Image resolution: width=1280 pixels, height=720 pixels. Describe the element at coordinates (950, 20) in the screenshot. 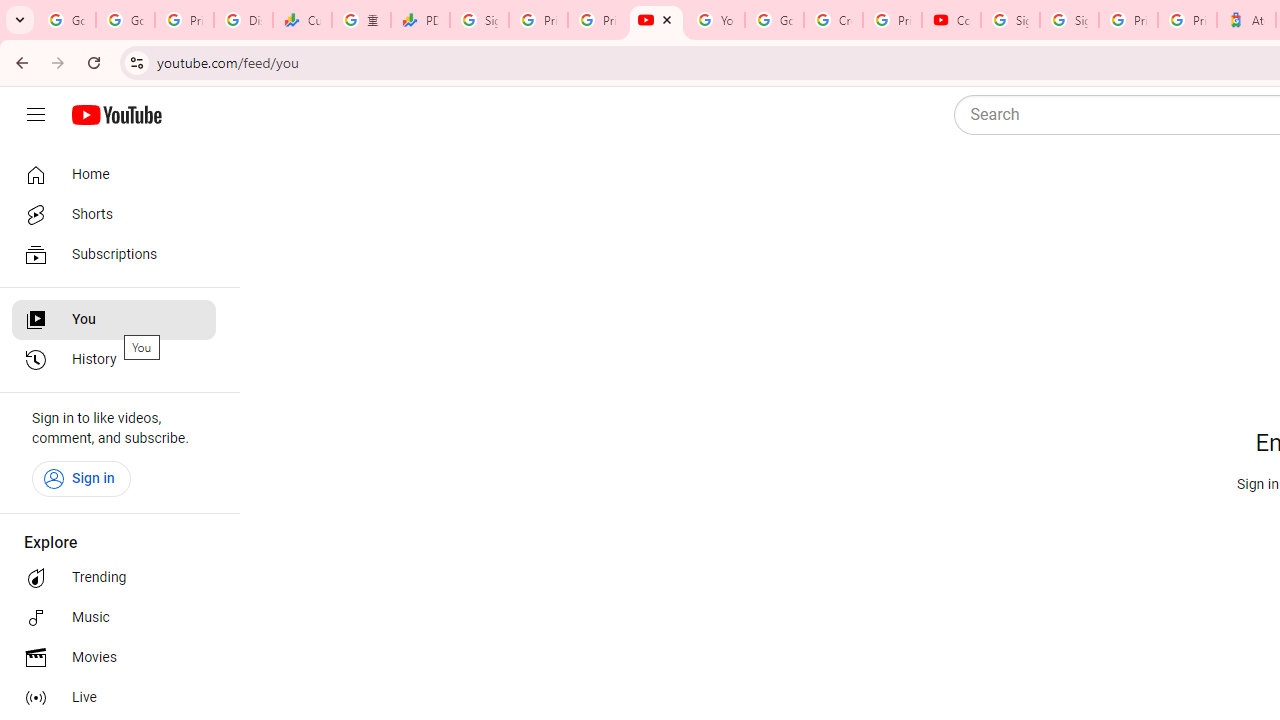

I see `'Content Creator Programs & Opportunities - YouTube Creators'` at that location.